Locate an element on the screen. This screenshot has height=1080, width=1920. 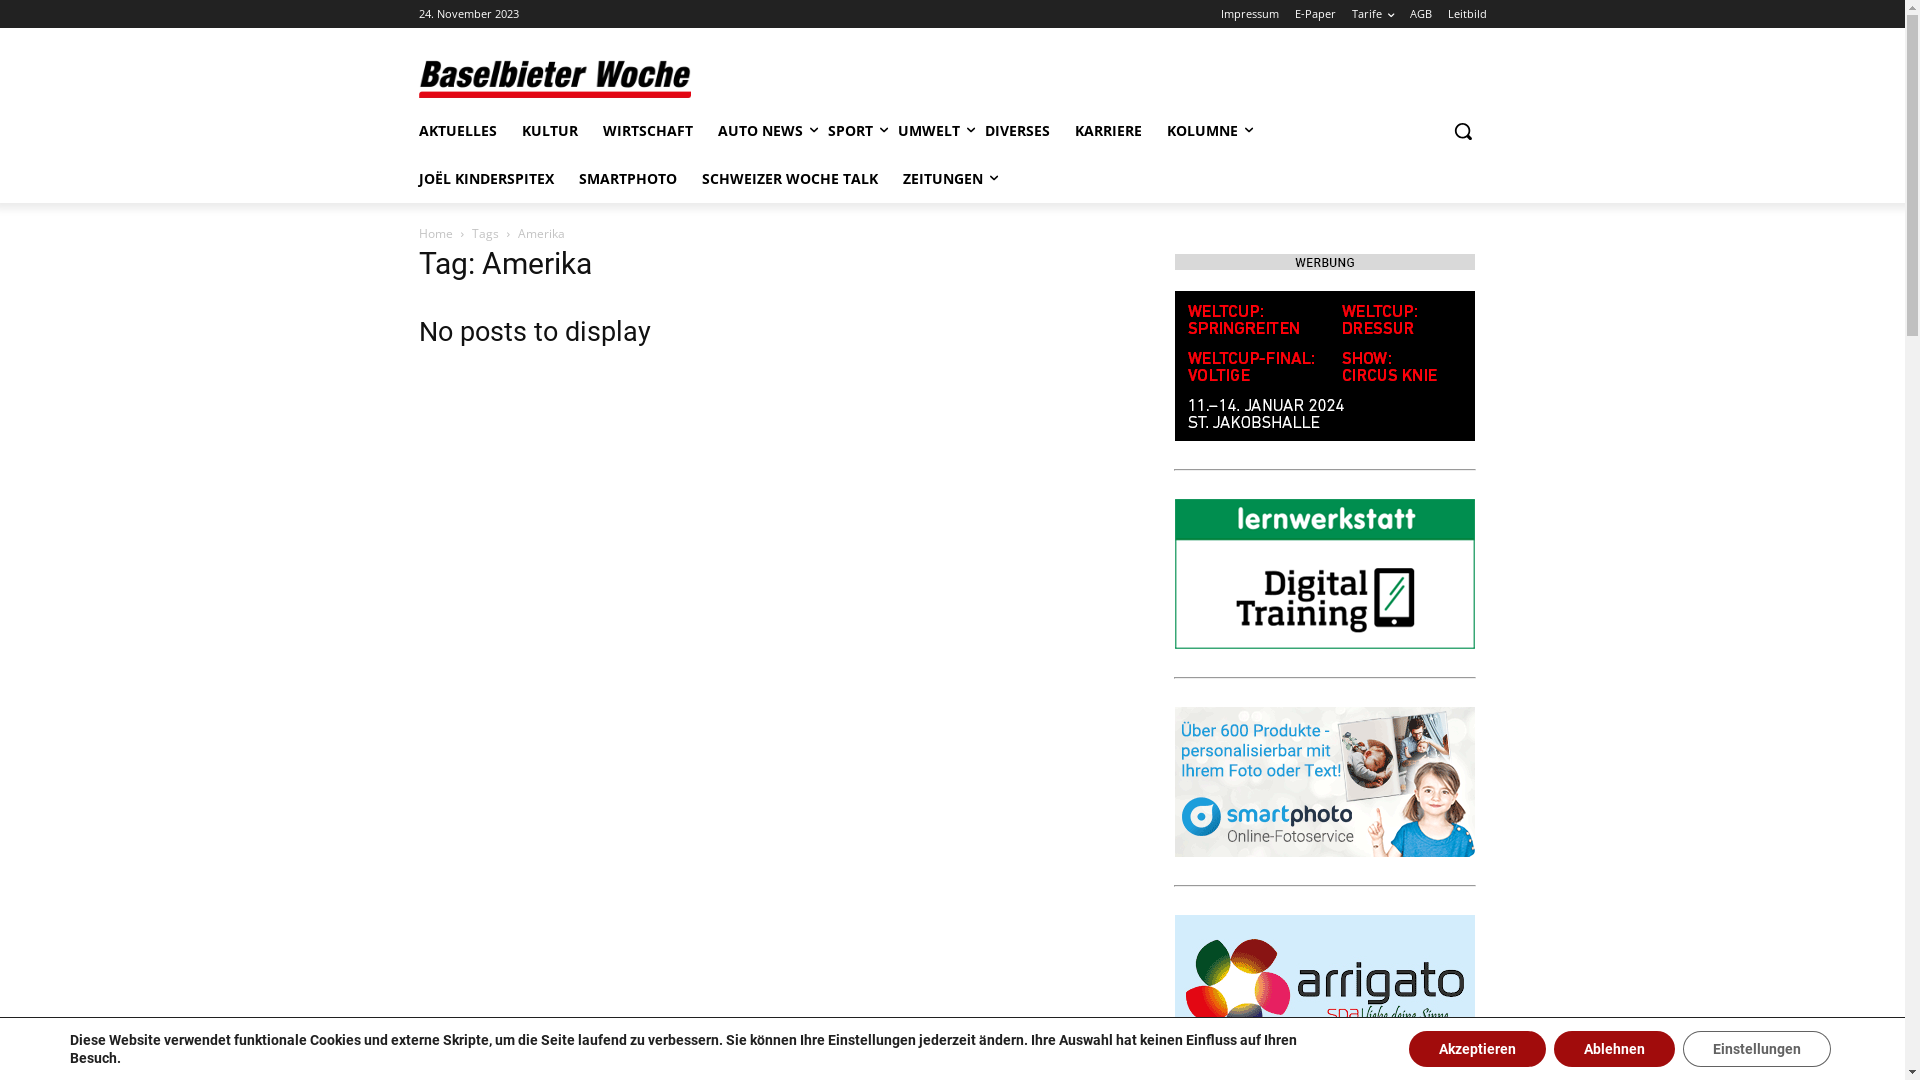
'SMARTPHOTO' is located at coordinates (626, 177).